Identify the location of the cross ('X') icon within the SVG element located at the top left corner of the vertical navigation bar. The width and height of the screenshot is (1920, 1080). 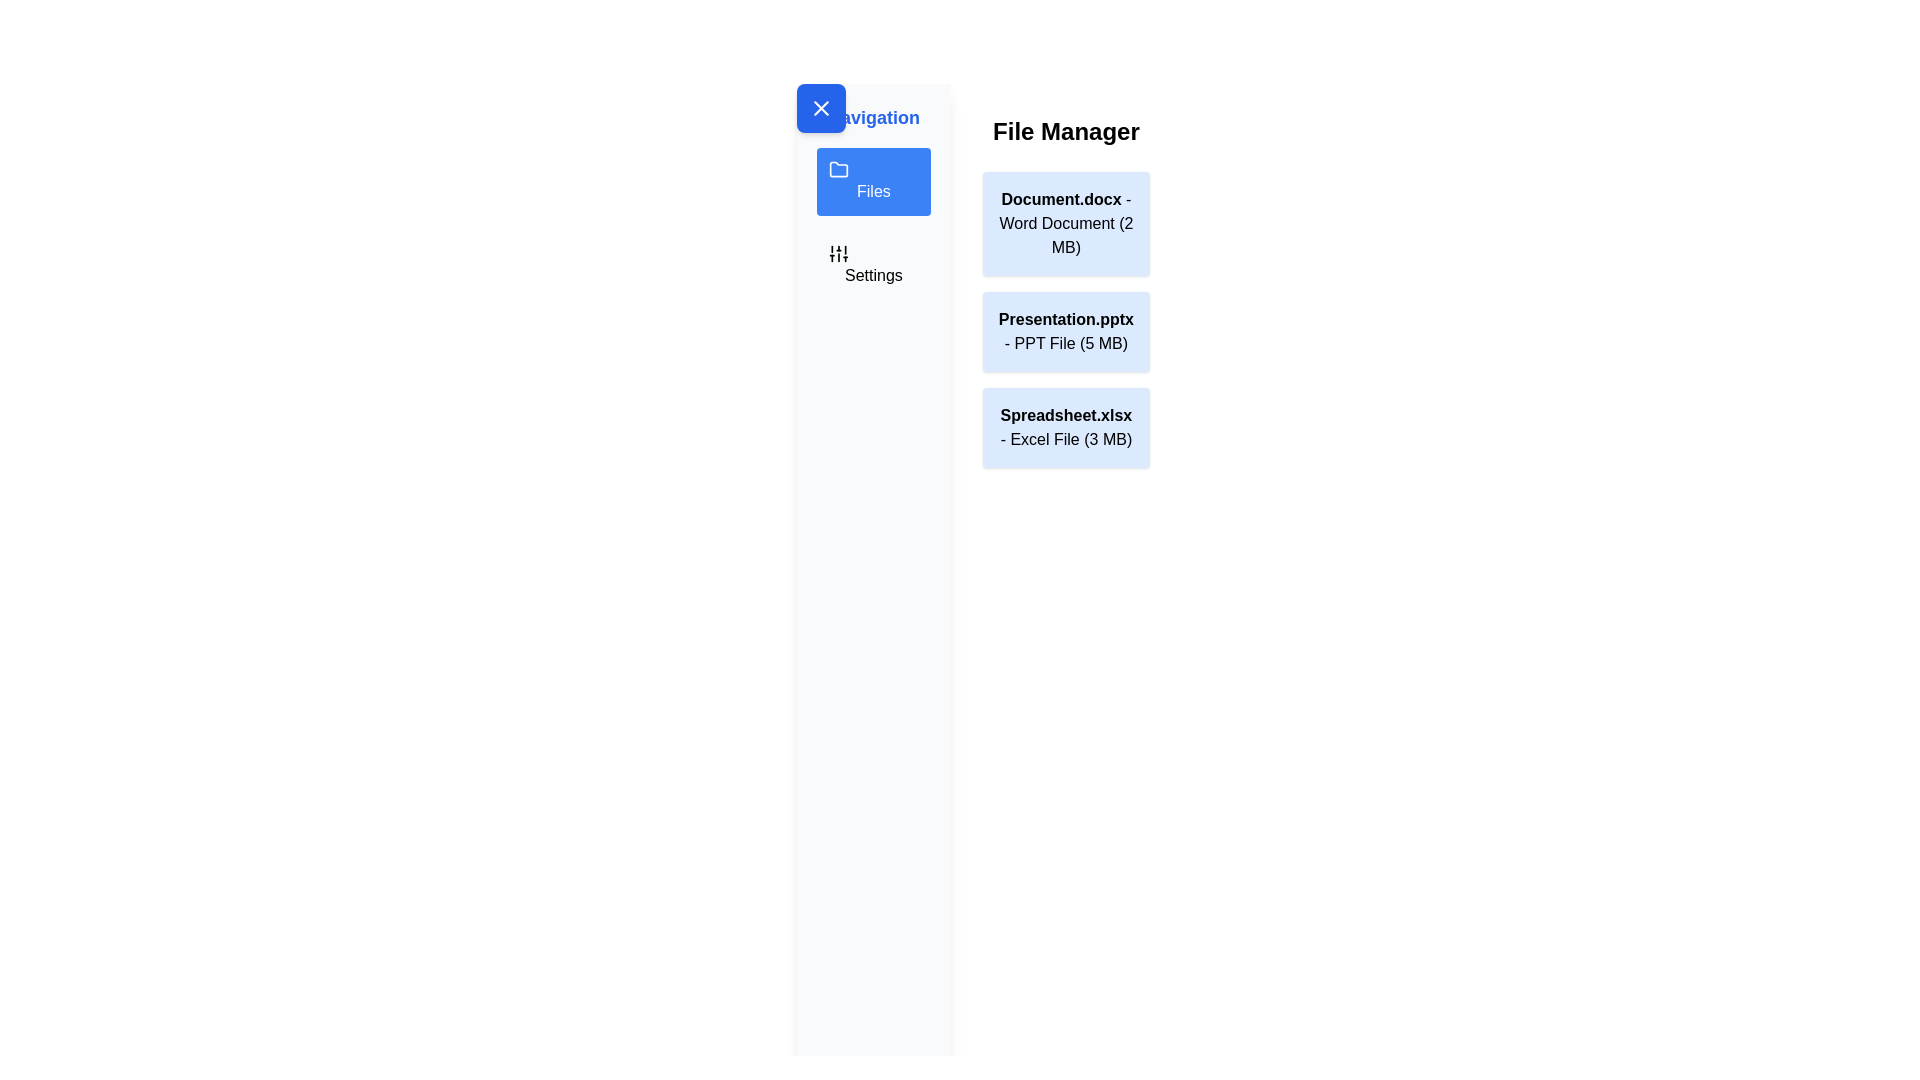
(821, 108).